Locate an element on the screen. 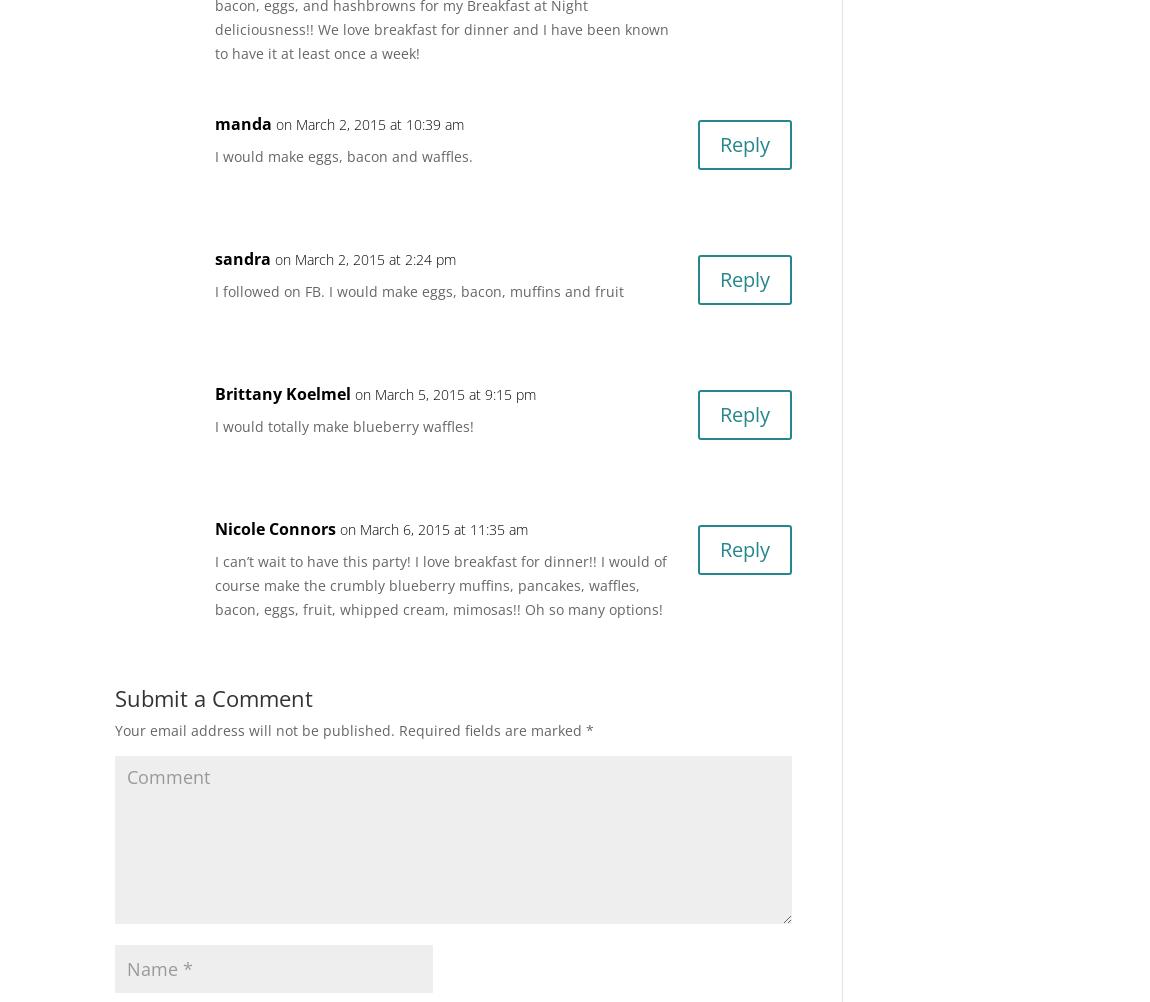 This screenshot has width=1150, height=1002. 'Submit a Comment' is located at coordinates (213, 696).